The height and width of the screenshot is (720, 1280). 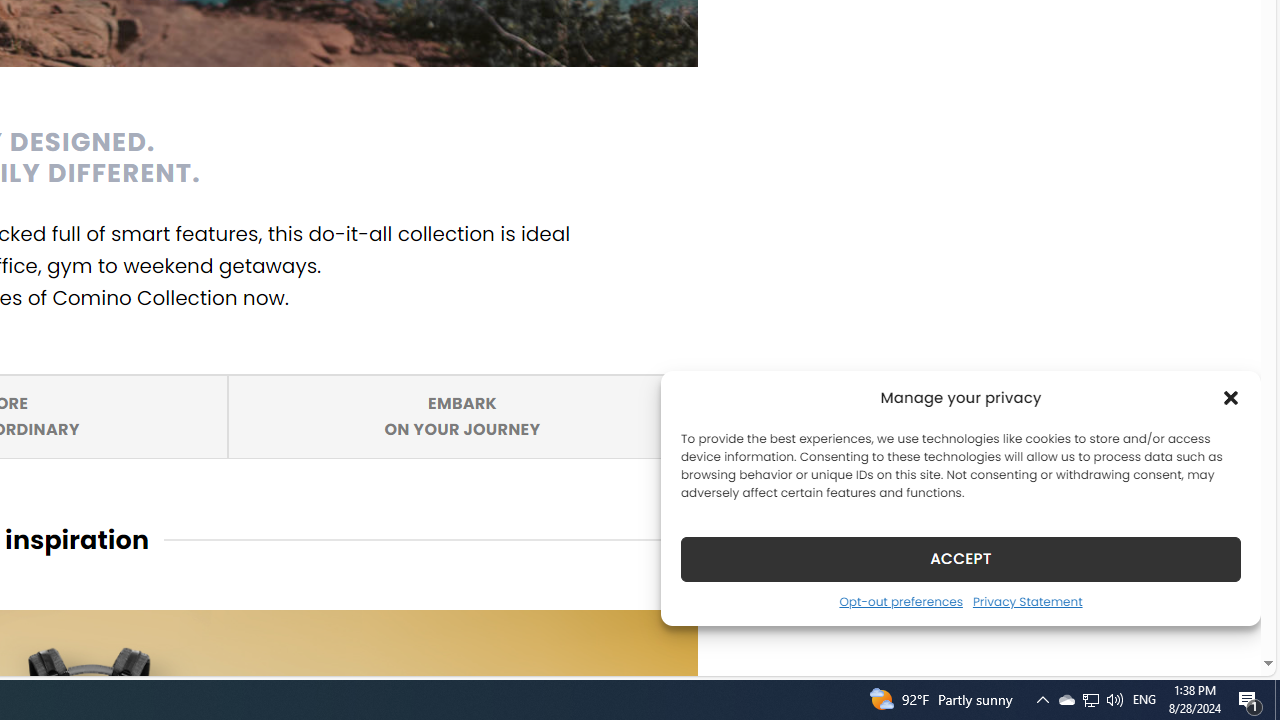 What do you see at coordinates (1027, 600) in the screenshot?
I see `'Privacy Statement'` at bounding box center [1027, 600].